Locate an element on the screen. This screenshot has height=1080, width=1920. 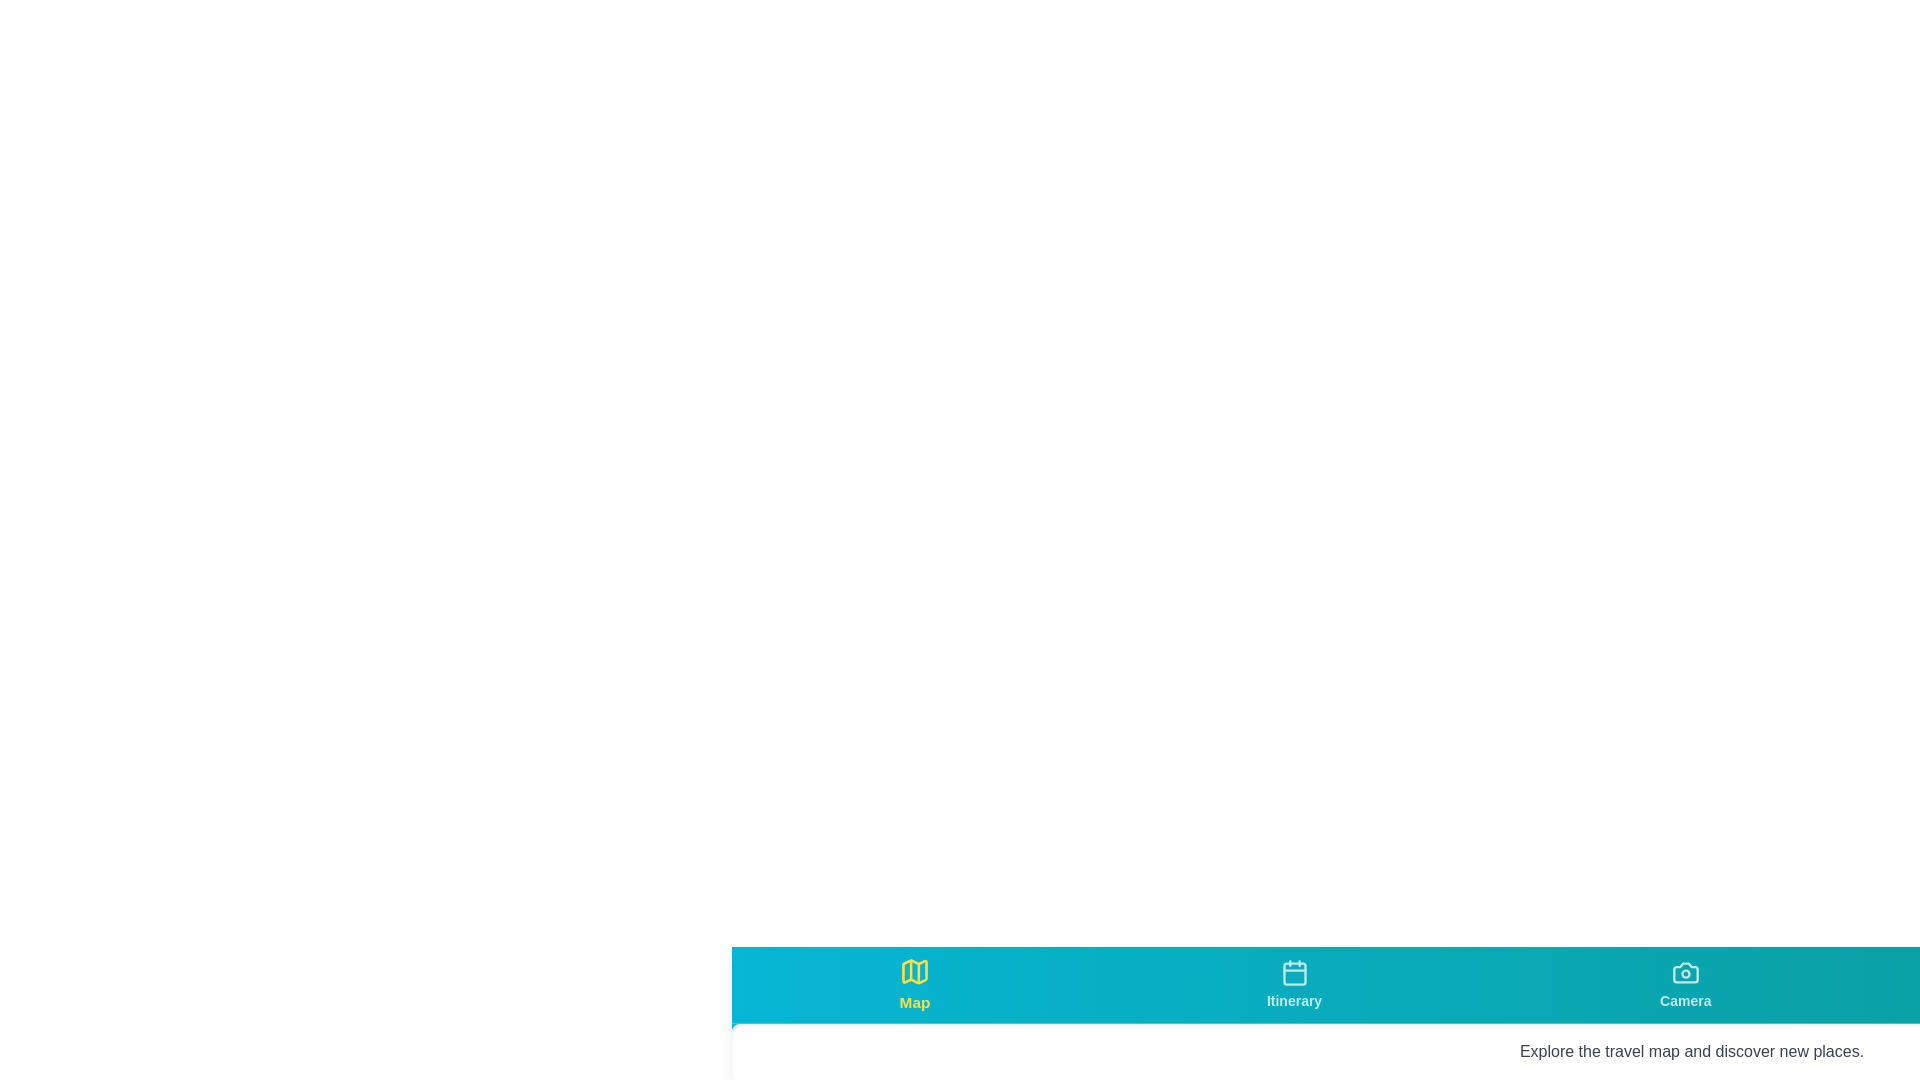
the Map tab to activate it is located at coordinates (913, 983).